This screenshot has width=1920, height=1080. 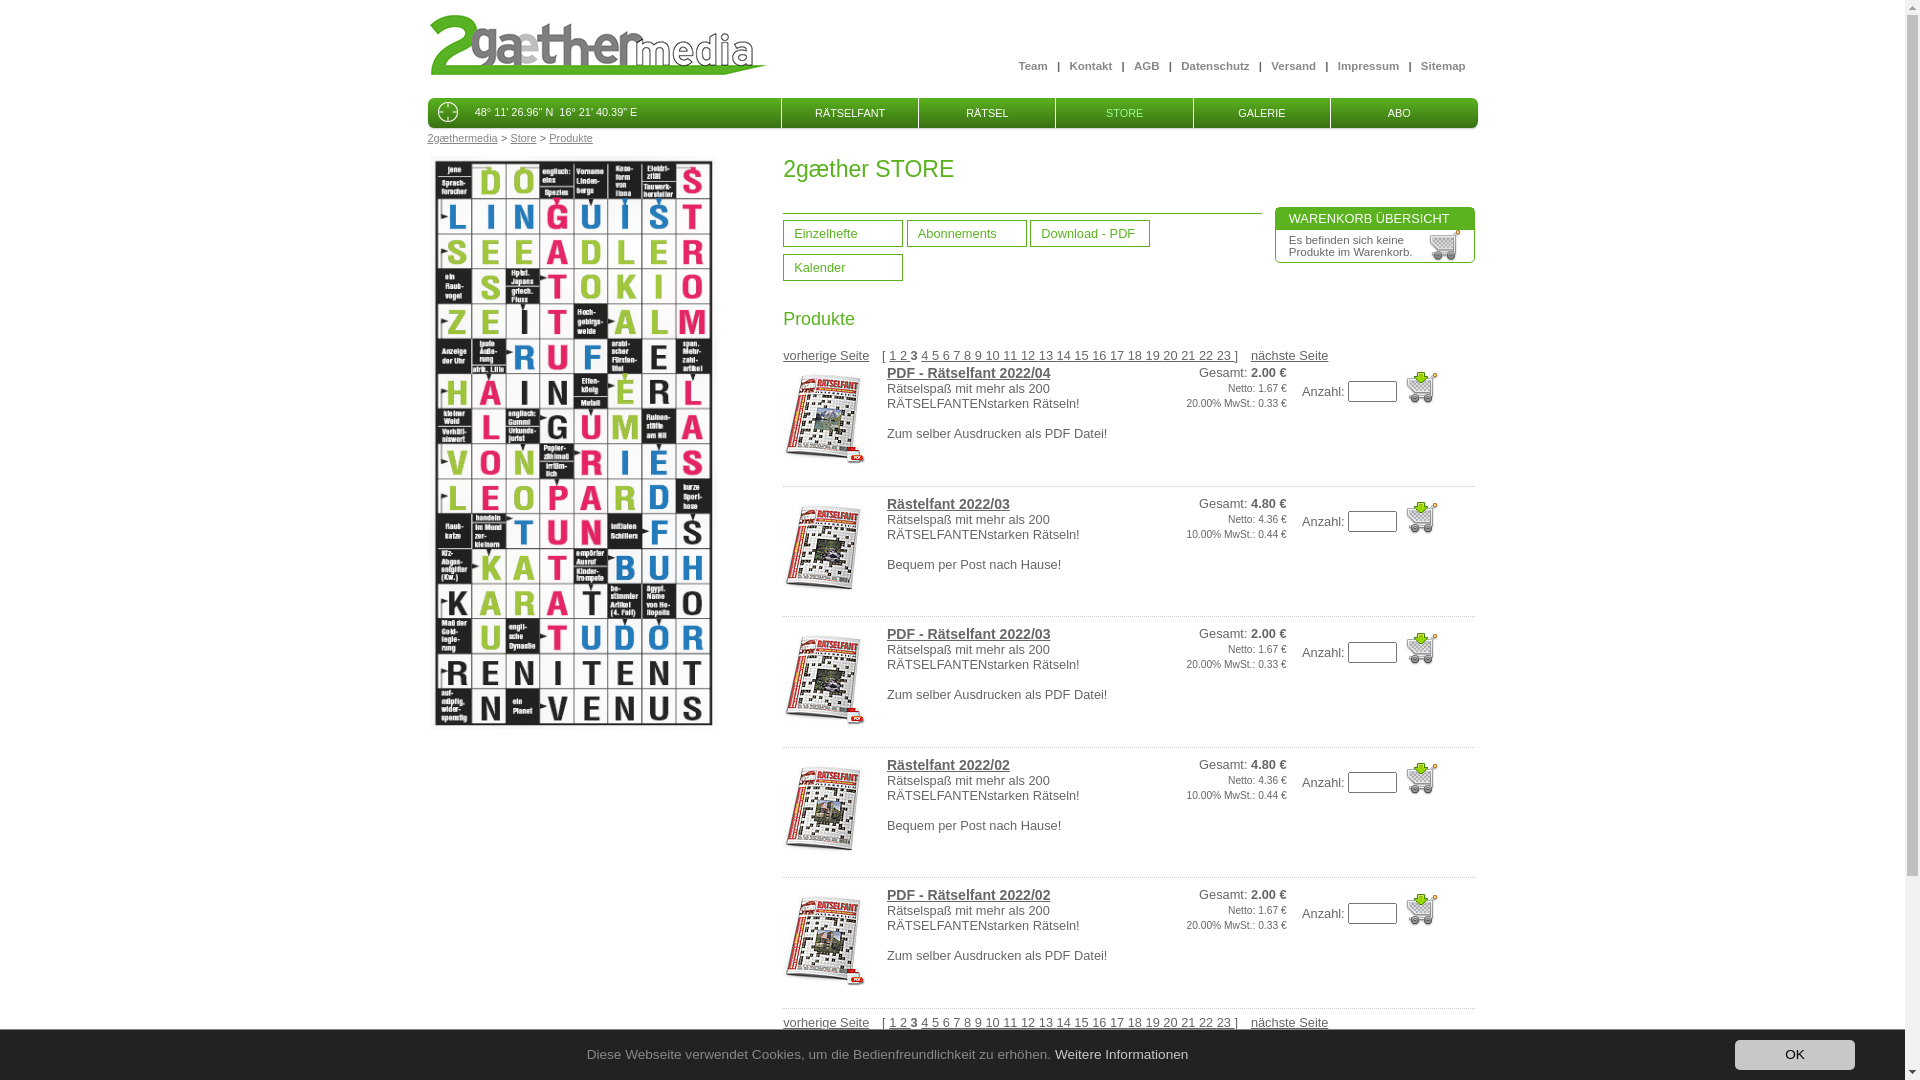 What do you see at coordinates (1088, 232) in the screenshot?
I see `'Download - PDF'` at bounding box center [1088, 232].